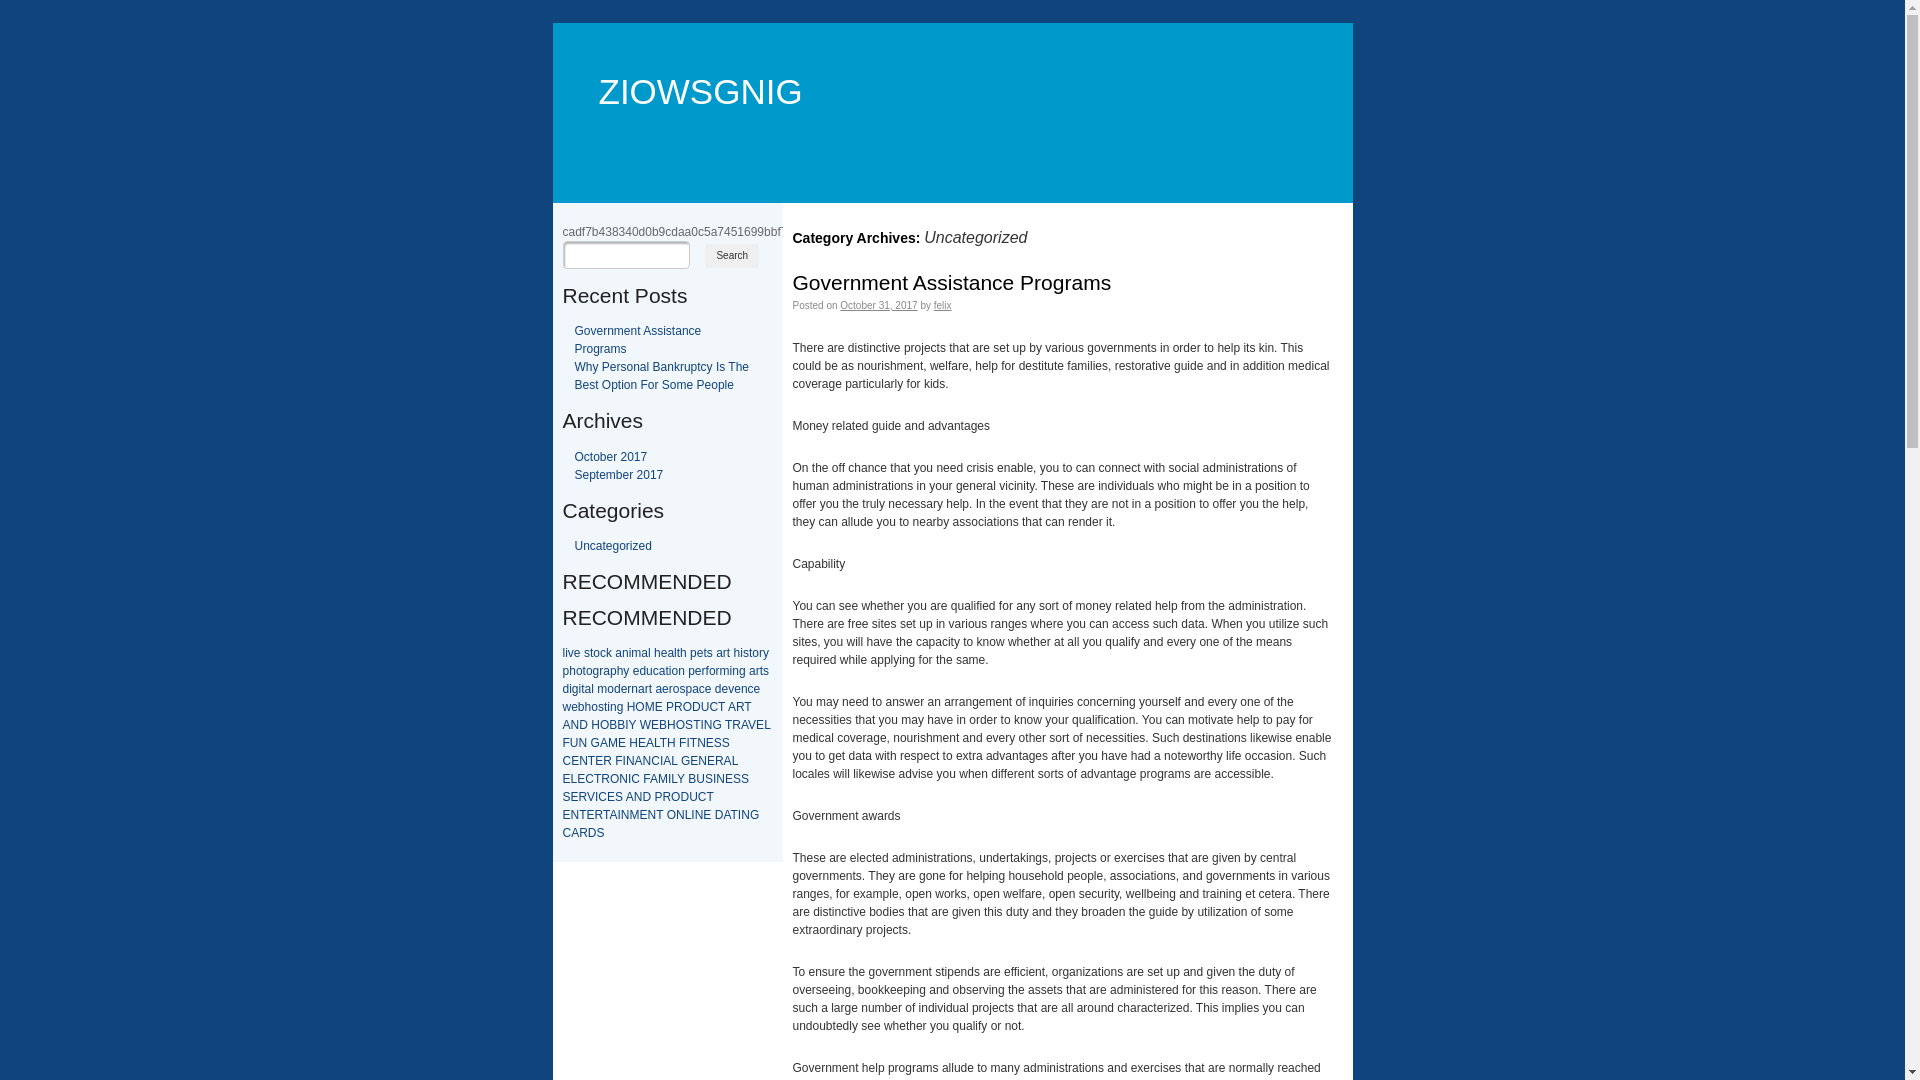 This screenshot has width=1920, height=1080. What do you see at coordinates (736, 652) in the screenshot?
I see `'h'` at bounding box center [736, 652].